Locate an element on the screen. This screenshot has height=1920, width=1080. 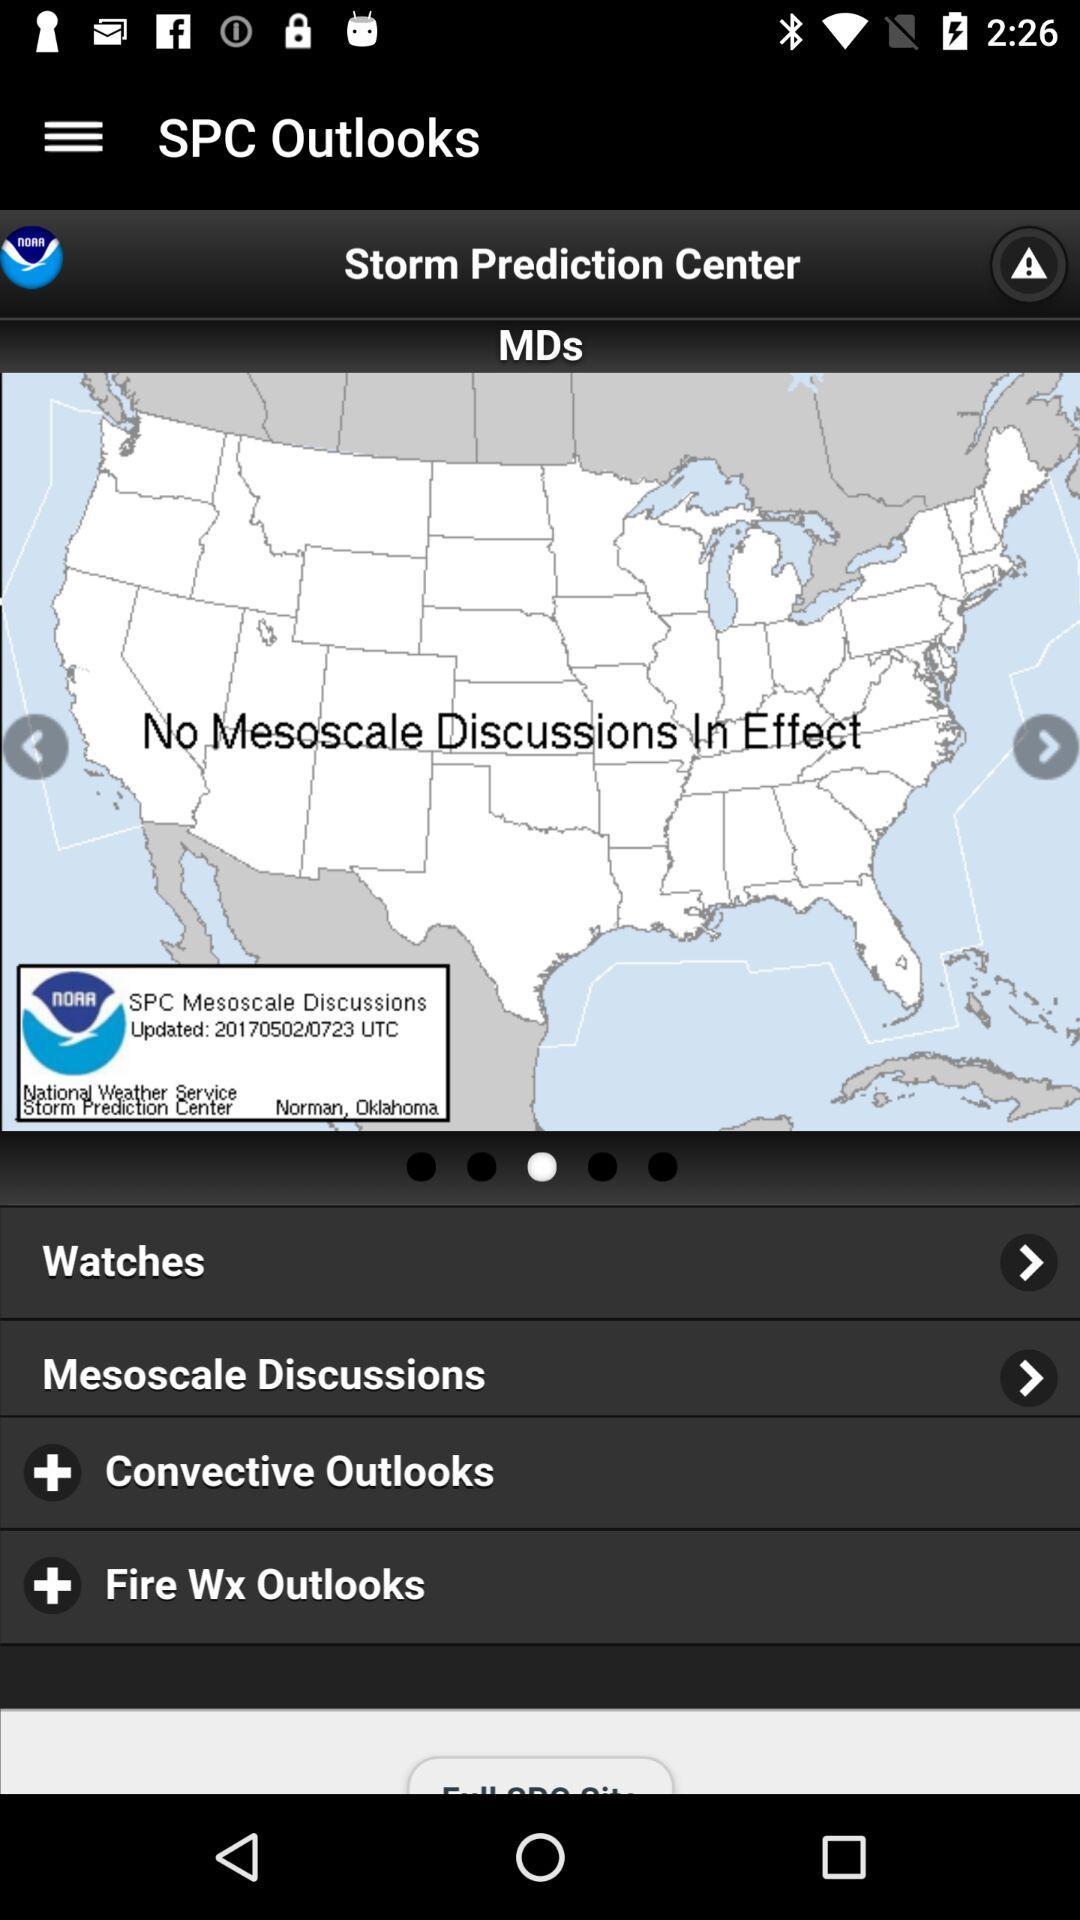
item to the left of the spc outlooks is located at coordinates (72, 135).